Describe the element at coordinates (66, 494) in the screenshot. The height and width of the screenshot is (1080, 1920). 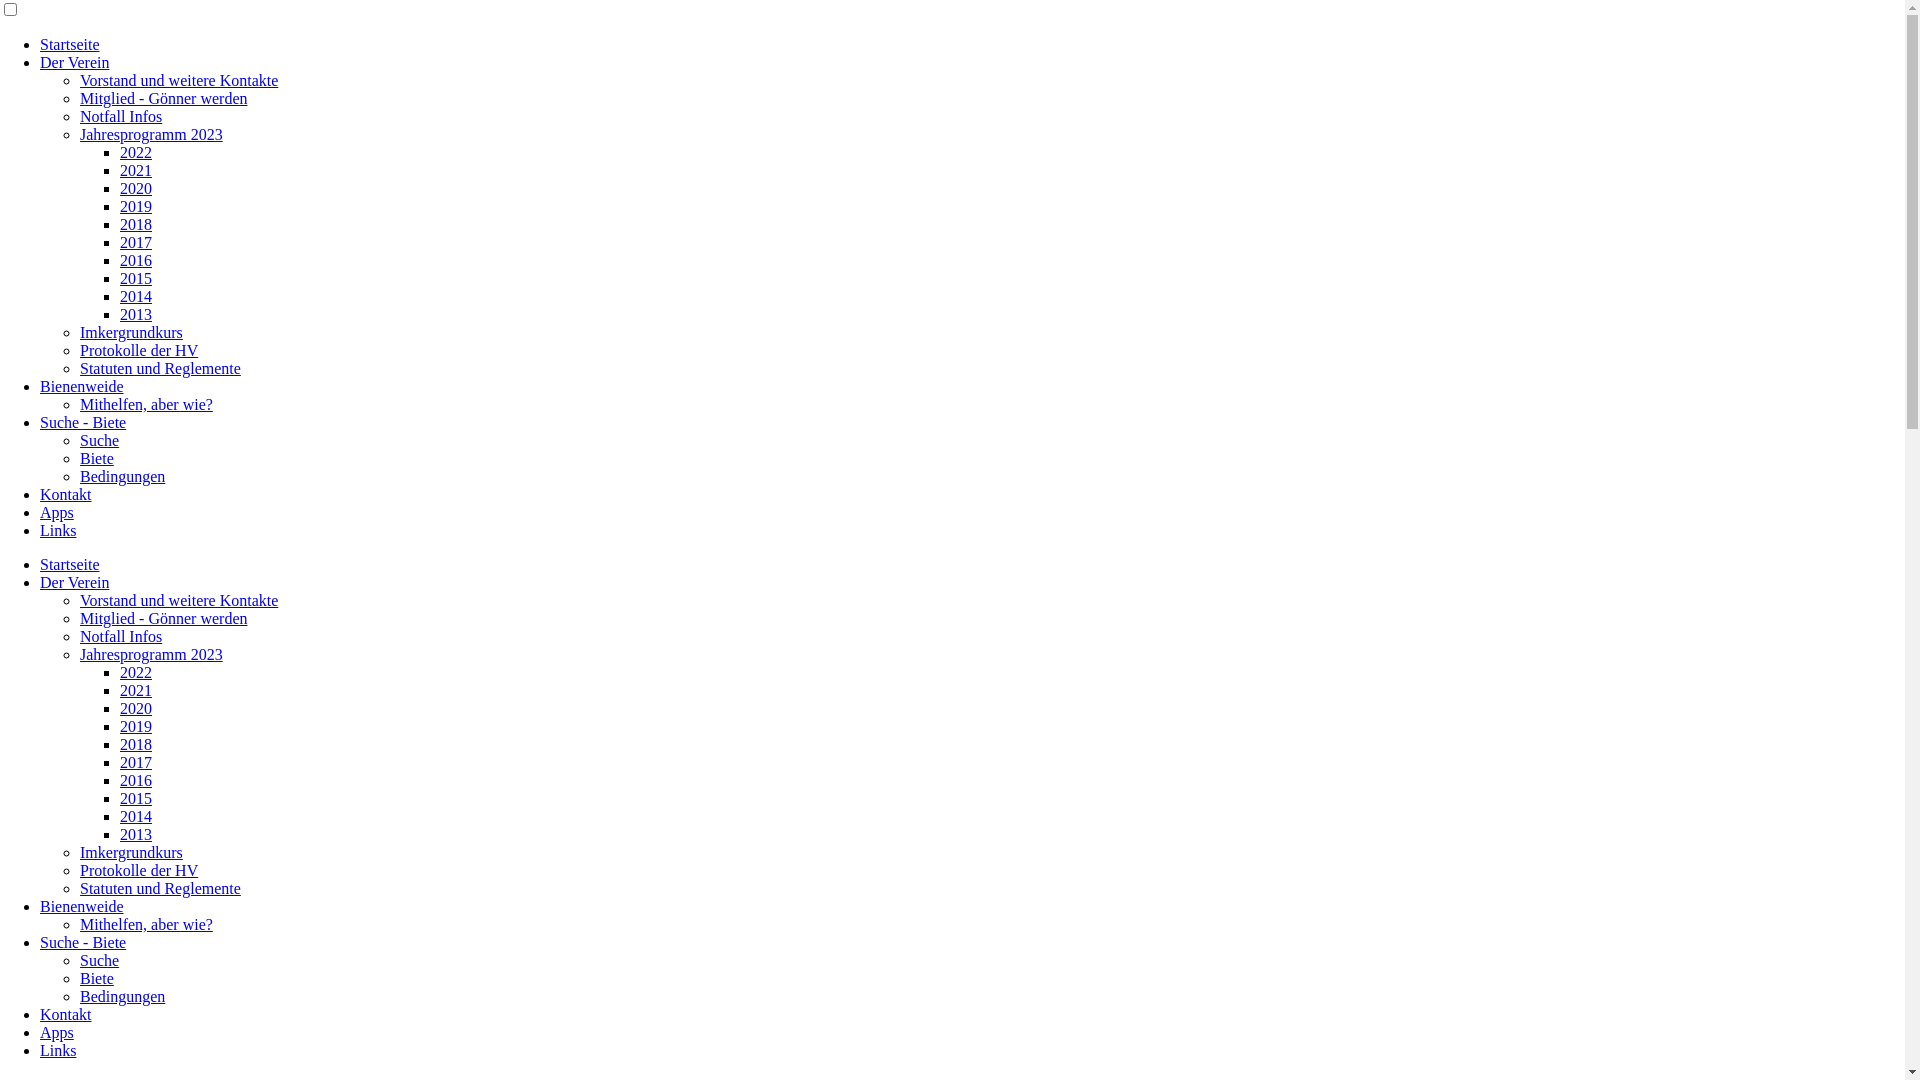
I see `'Kontakt'` at that location.